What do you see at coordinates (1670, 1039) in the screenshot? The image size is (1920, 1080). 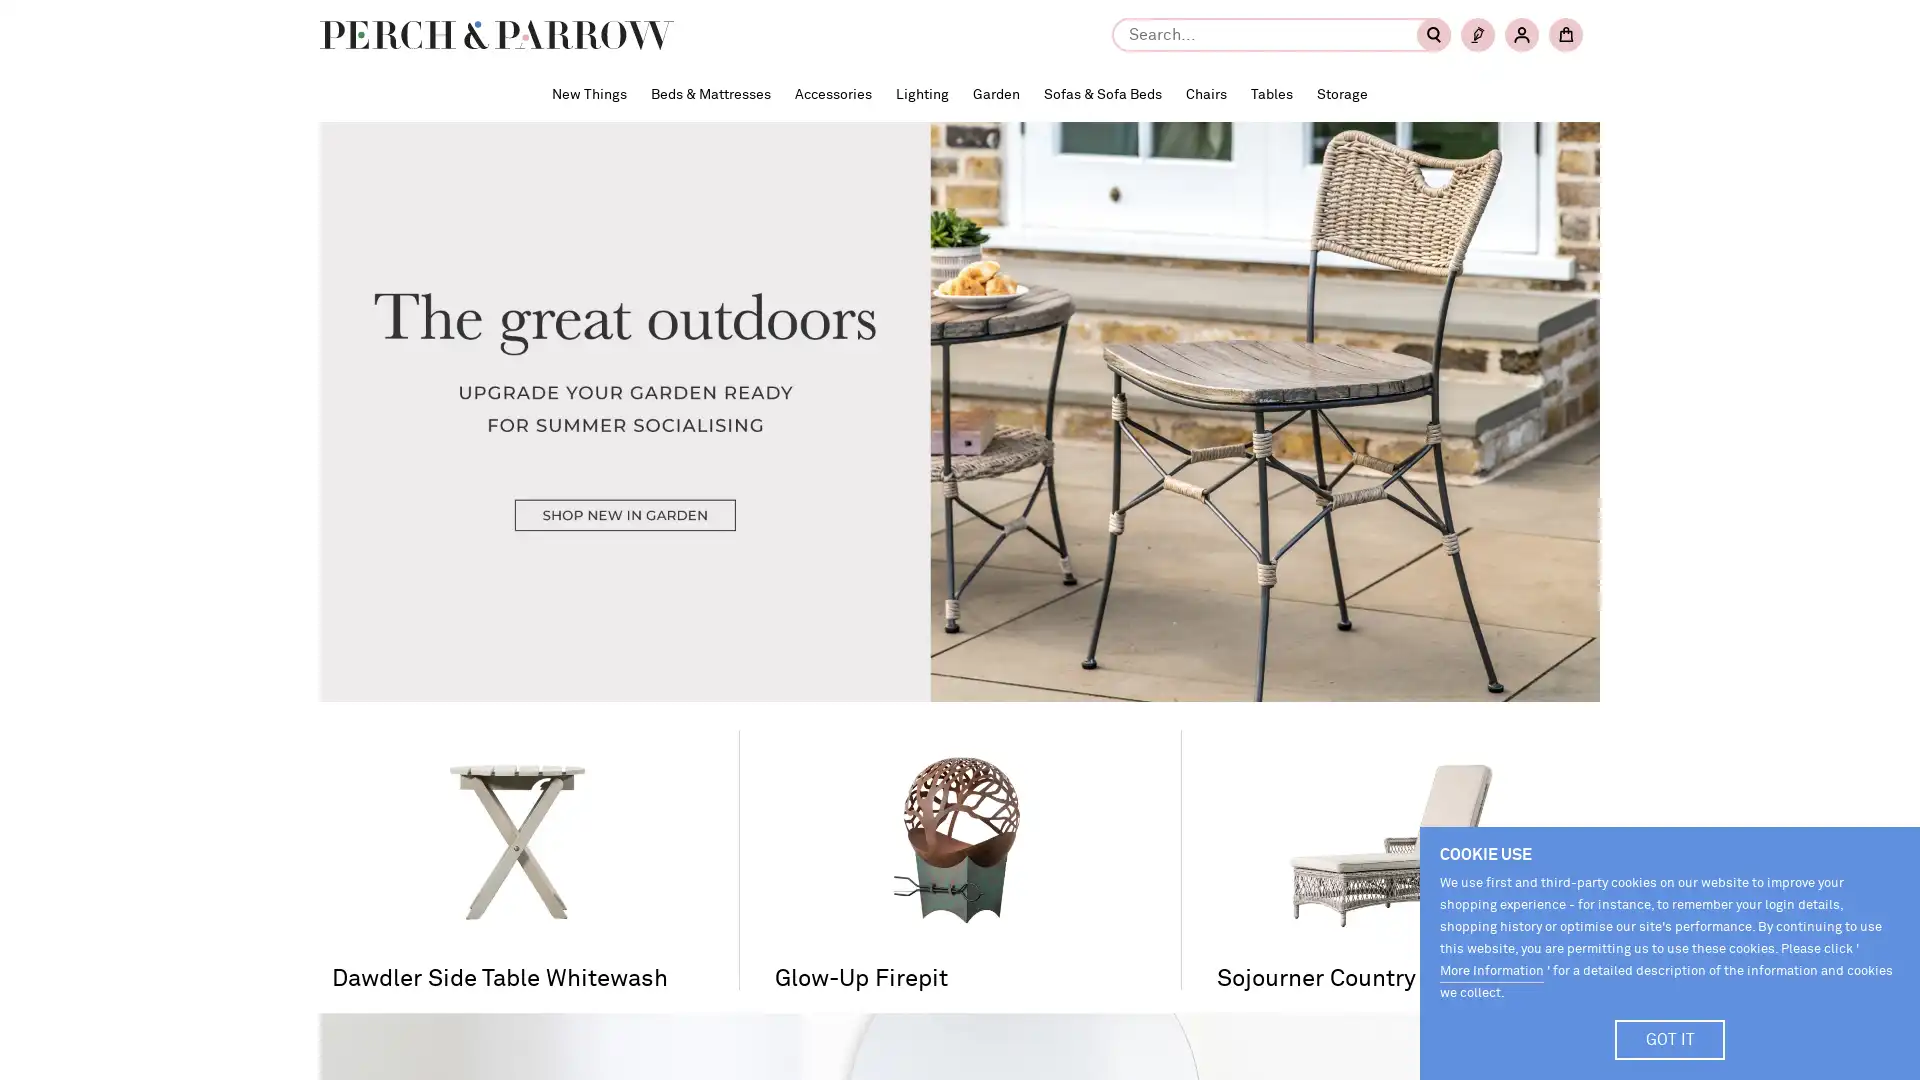 I see `GOT IT` at bounding box center [1670, 1039].